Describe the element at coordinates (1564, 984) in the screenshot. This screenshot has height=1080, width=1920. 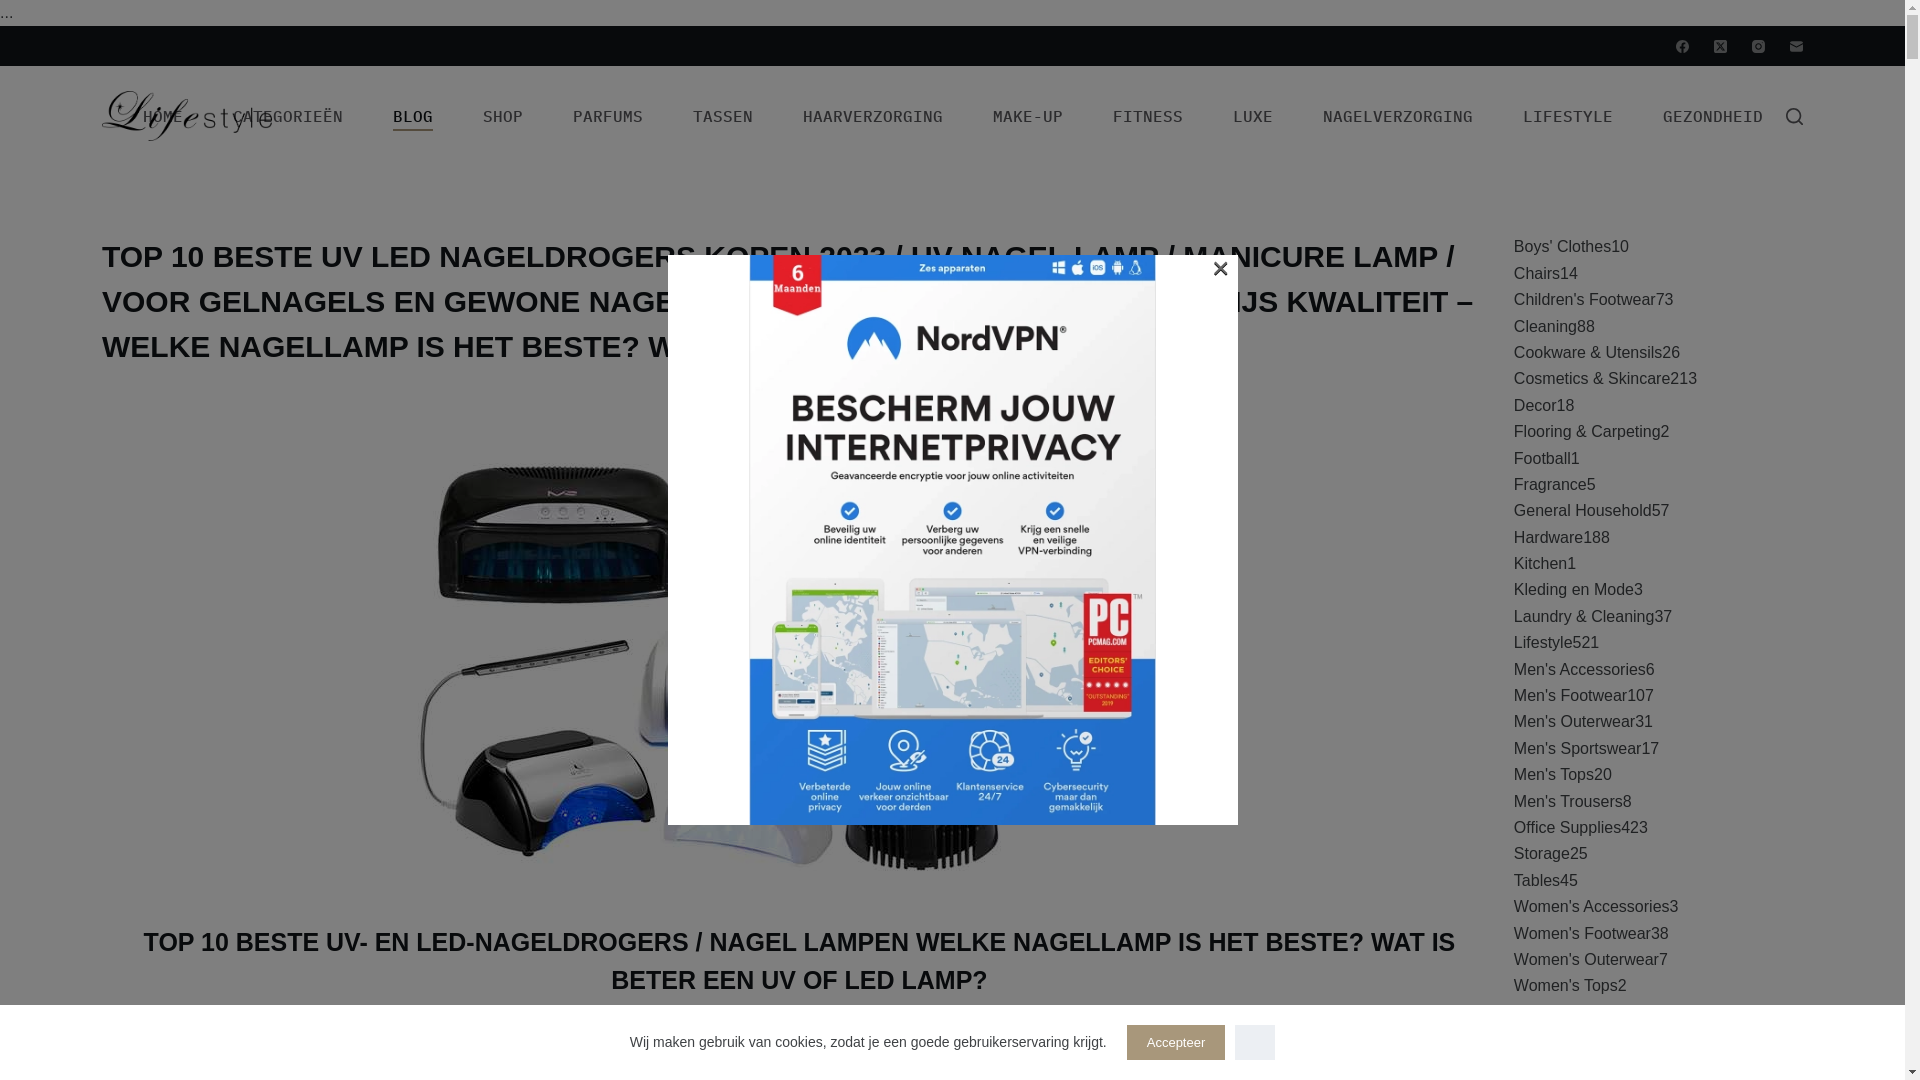
I see `'Women's Tops'` at that location.